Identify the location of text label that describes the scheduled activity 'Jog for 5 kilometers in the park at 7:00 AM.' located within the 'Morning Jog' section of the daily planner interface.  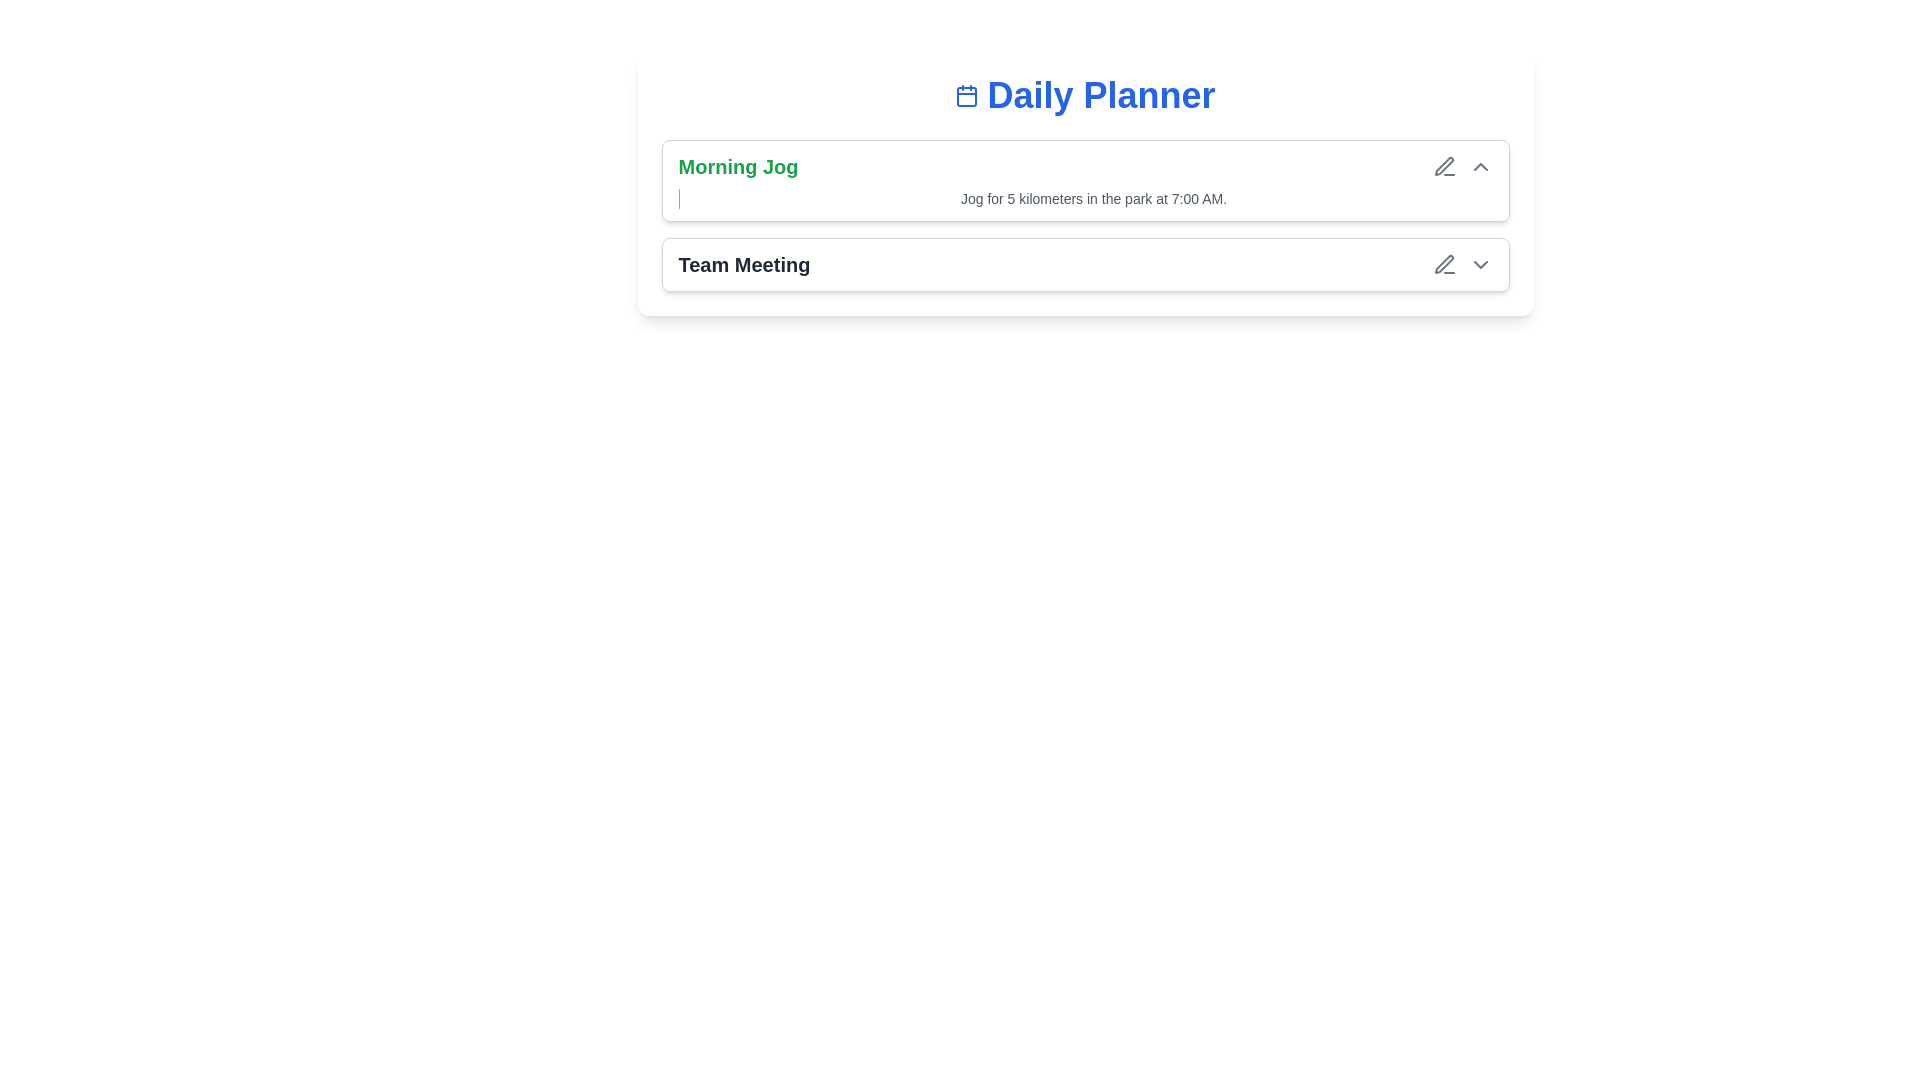
(1093, 199).